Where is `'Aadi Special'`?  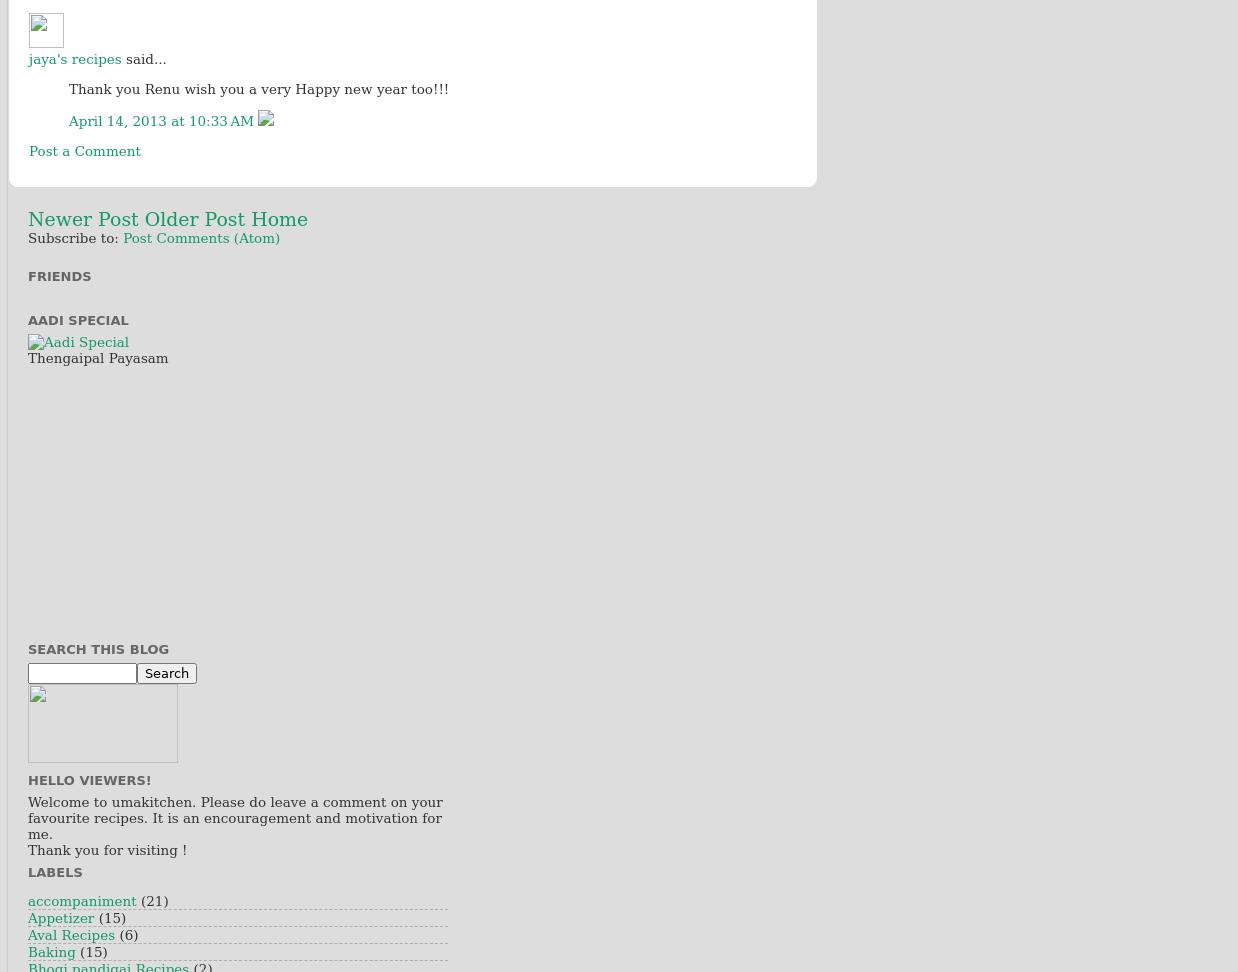 'Aadi Special' is located at coordinates (76, 318).